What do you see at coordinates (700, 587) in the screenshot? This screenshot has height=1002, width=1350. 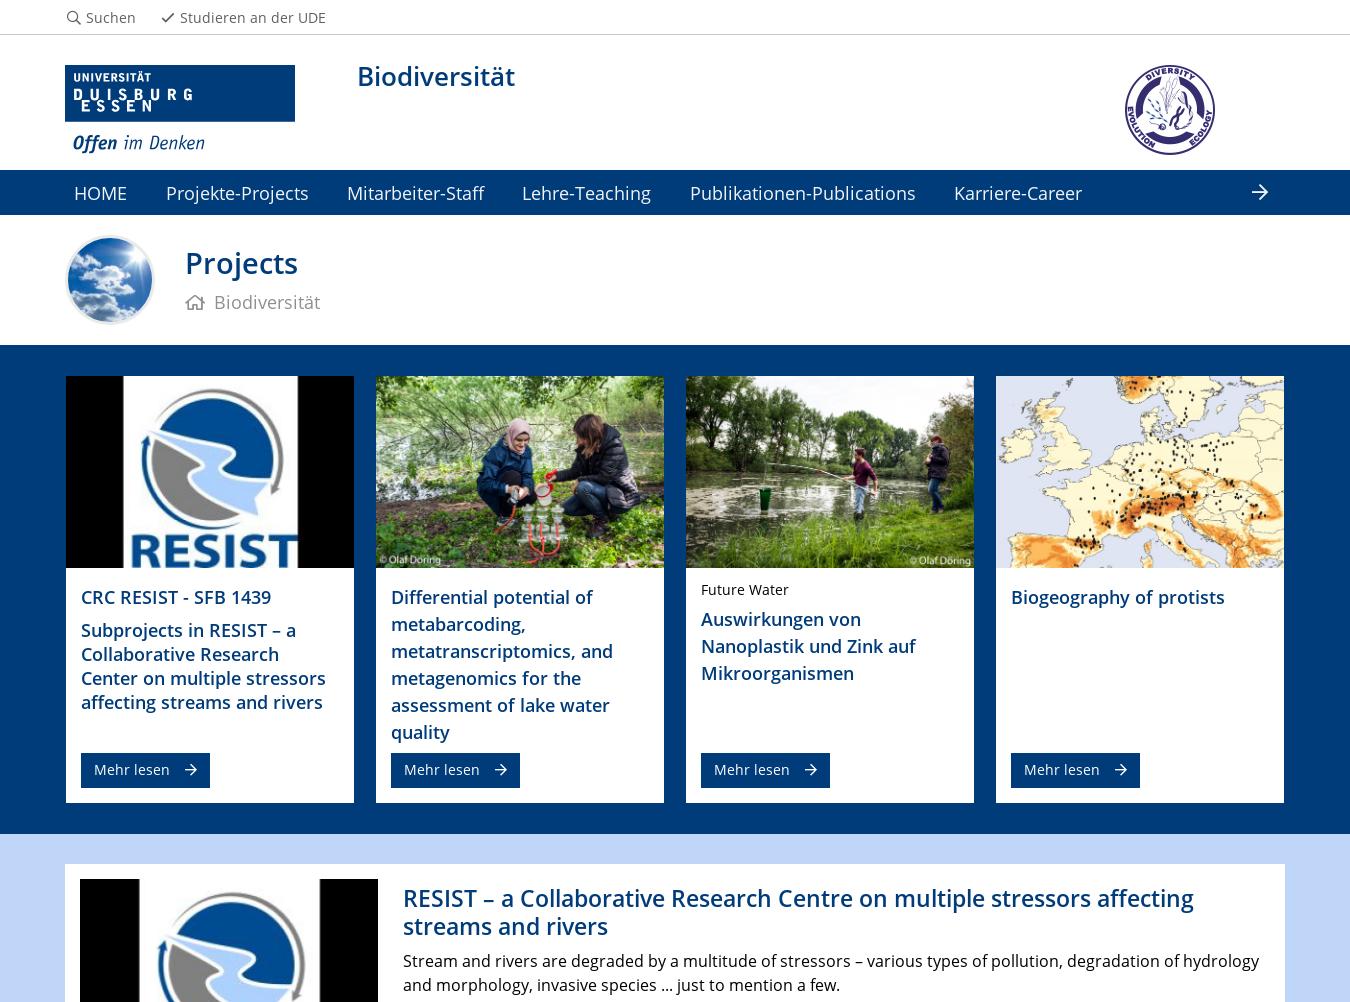 I see `'Future Water'` at bounding box center [700, 587].